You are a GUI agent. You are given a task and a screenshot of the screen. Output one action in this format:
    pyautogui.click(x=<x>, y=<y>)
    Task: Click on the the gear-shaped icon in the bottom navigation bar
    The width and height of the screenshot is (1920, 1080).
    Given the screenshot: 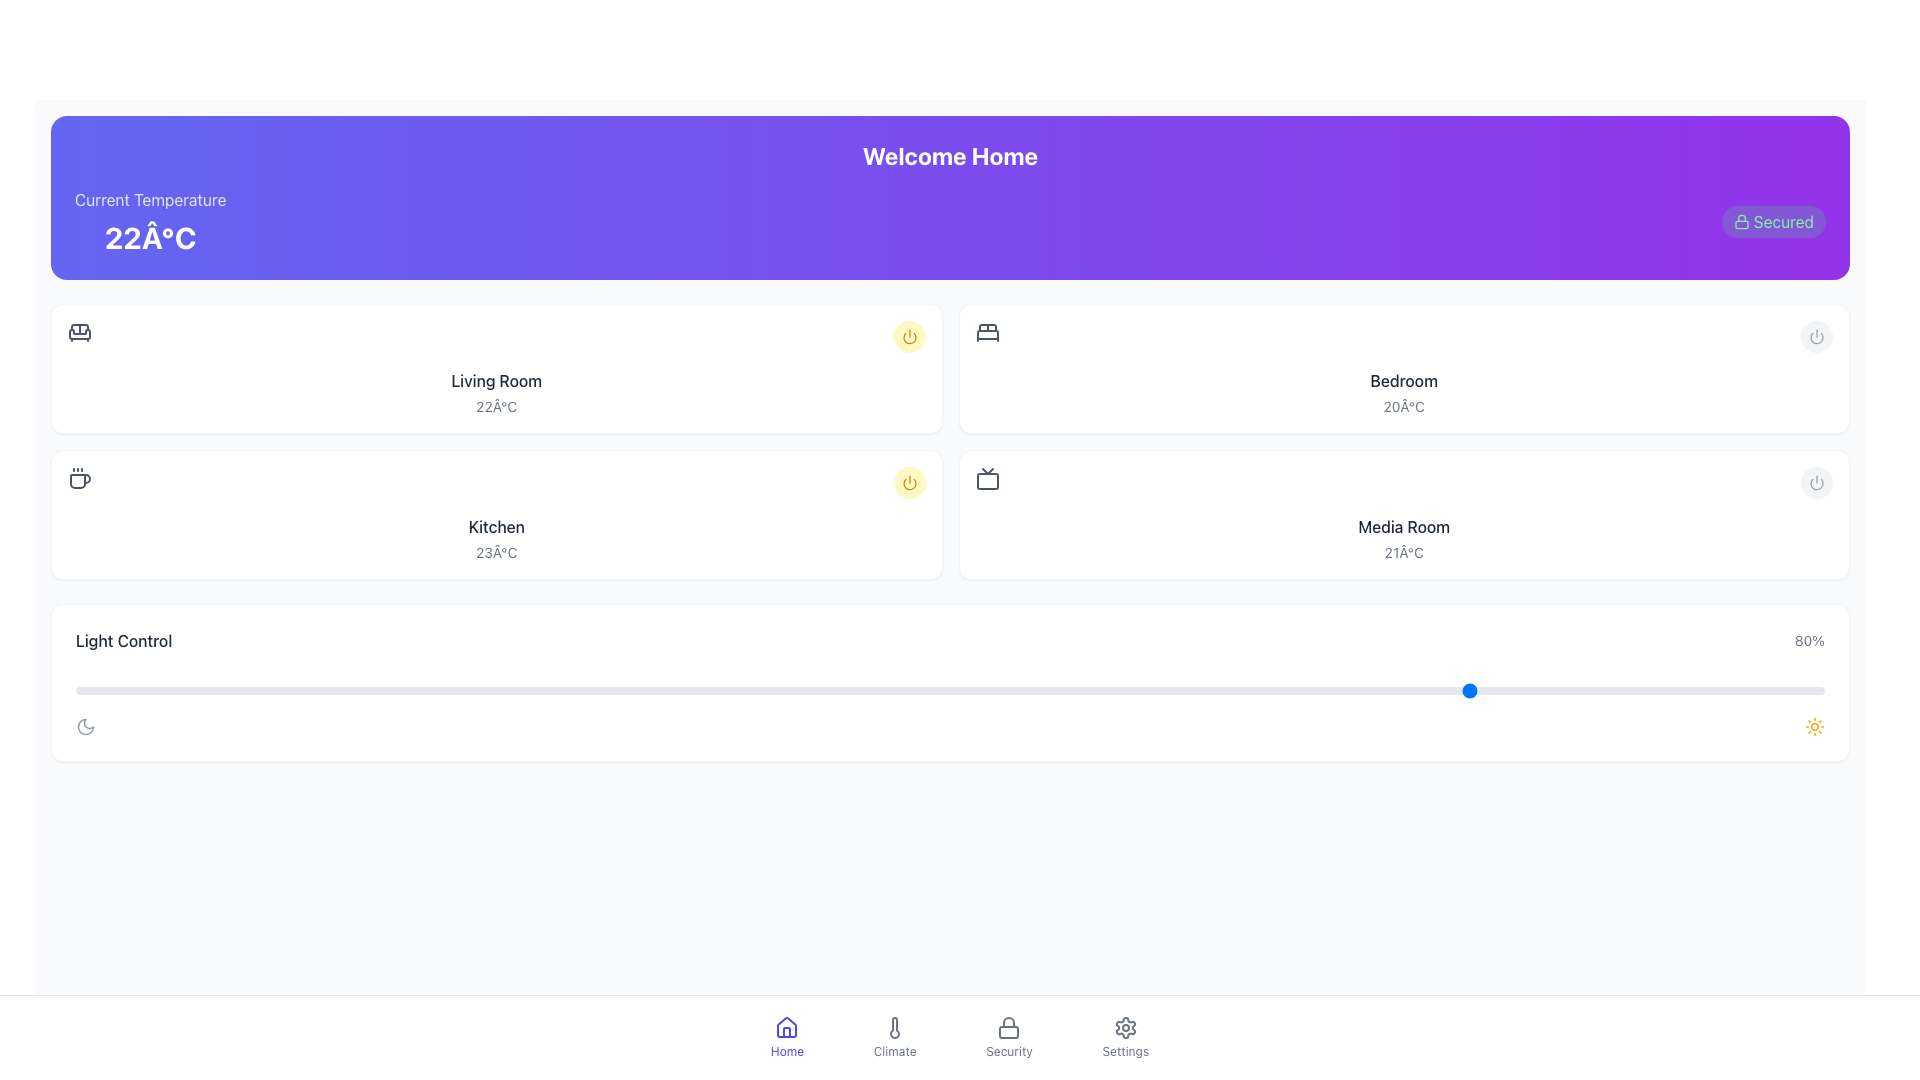 What is the action you would take?
    pyautogui.click(x=1125, y=1028)
    